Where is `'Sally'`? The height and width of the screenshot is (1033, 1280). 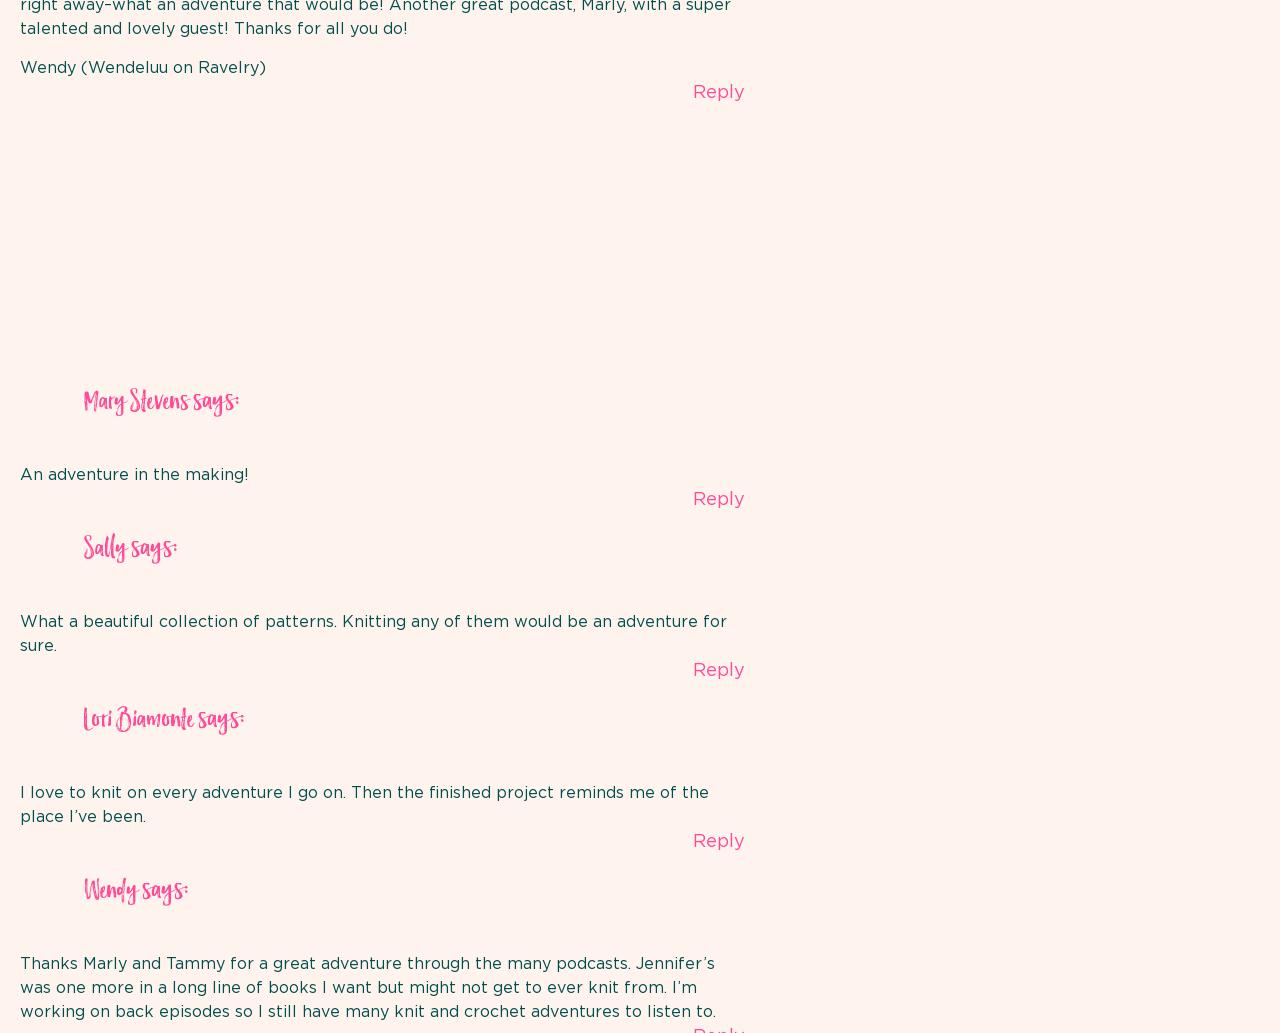 'Sally' is located at coordinates (104, 548).